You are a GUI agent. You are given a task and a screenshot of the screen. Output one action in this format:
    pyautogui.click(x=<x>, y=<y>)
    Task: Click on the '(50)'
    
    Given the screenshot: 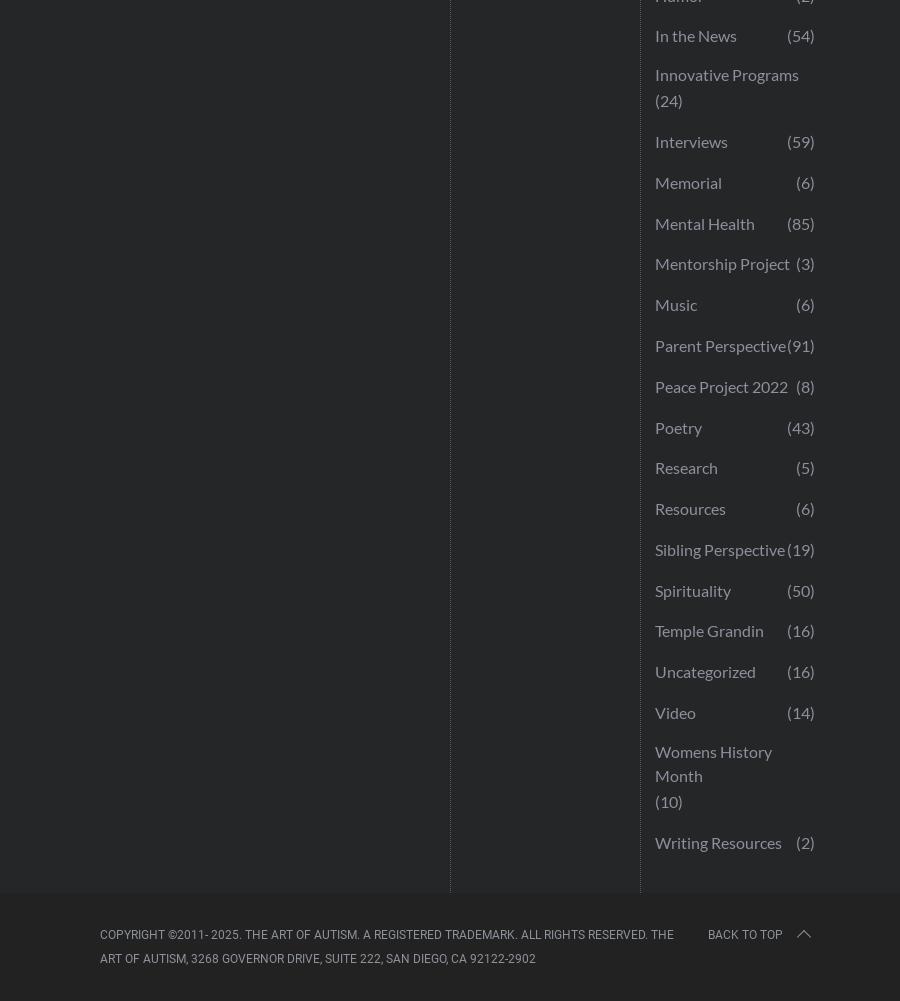 What is the action you would take?
    pyautogui.click(x=801, y=589)
    